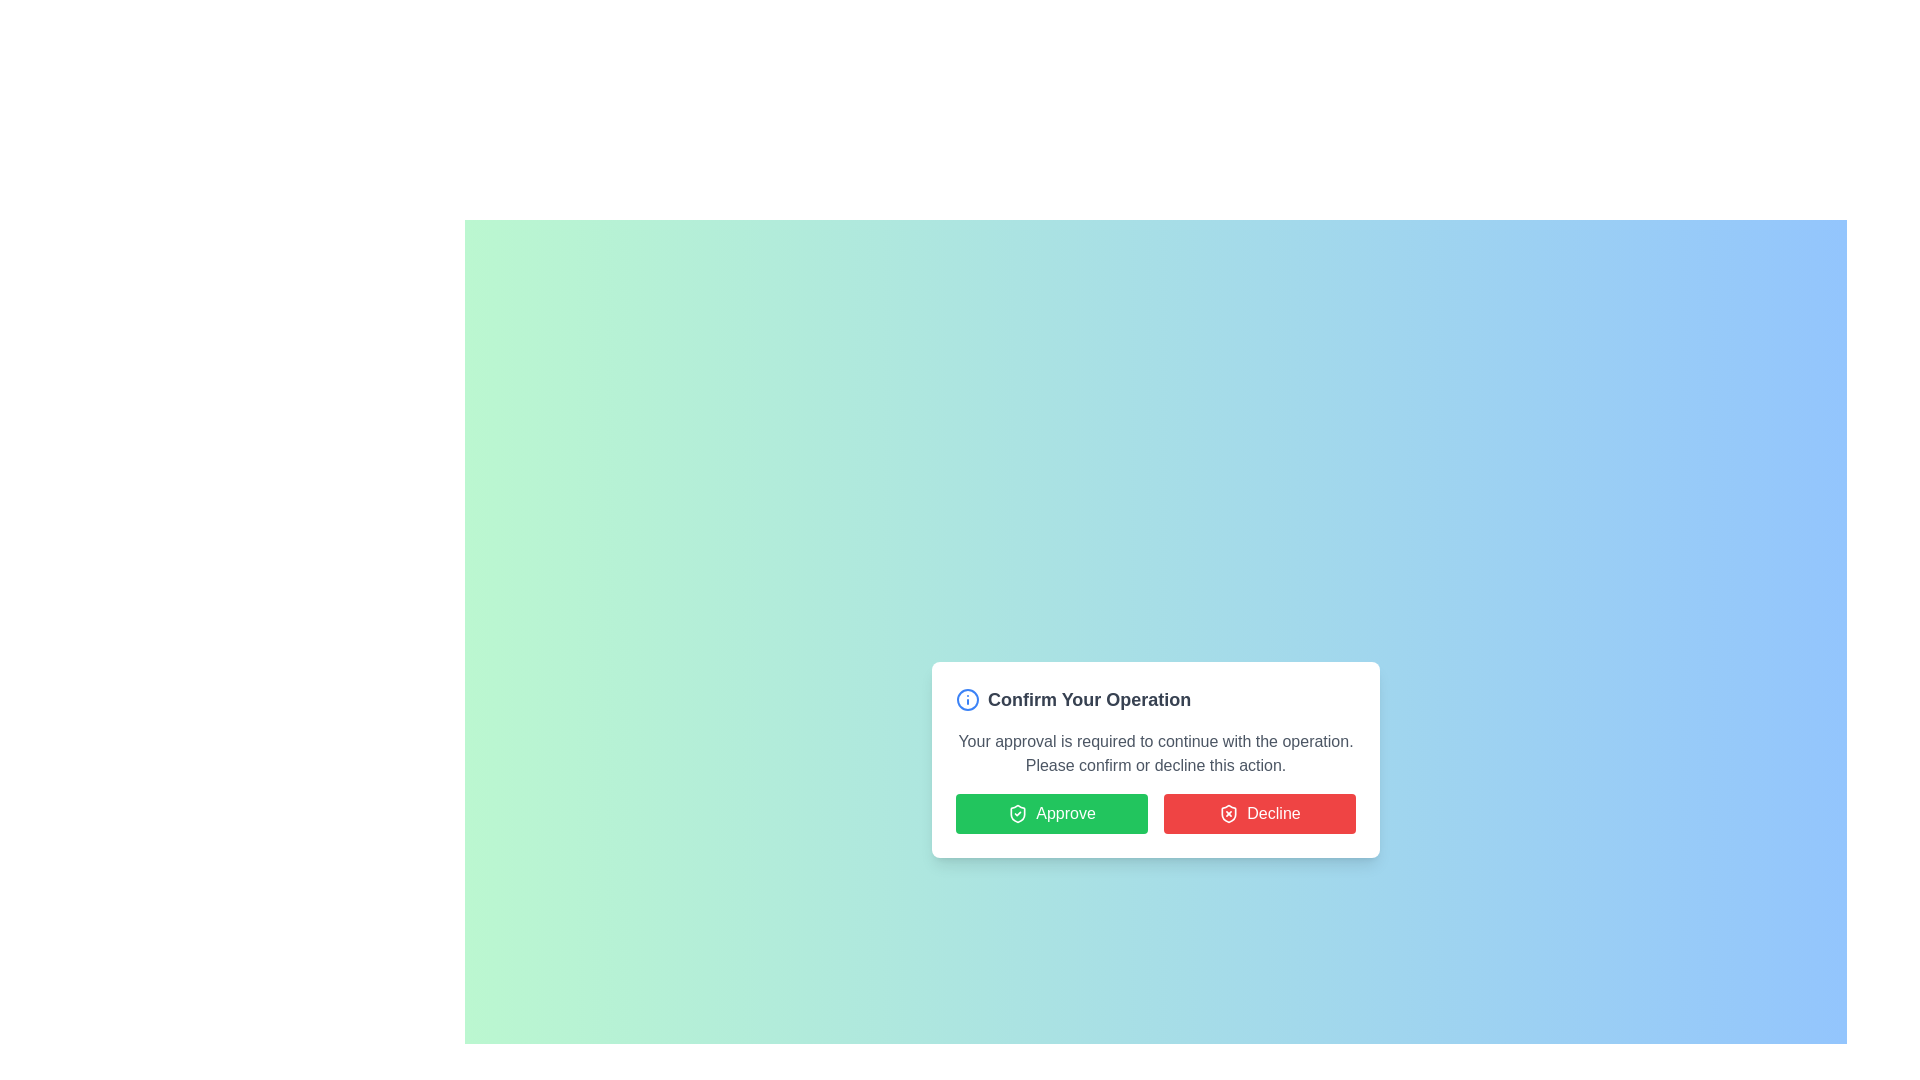  I want to click on the 'Approve' button in the Interactive button group located at the bottom of the modal displaying confirmation prompts, so click(1156, 813).